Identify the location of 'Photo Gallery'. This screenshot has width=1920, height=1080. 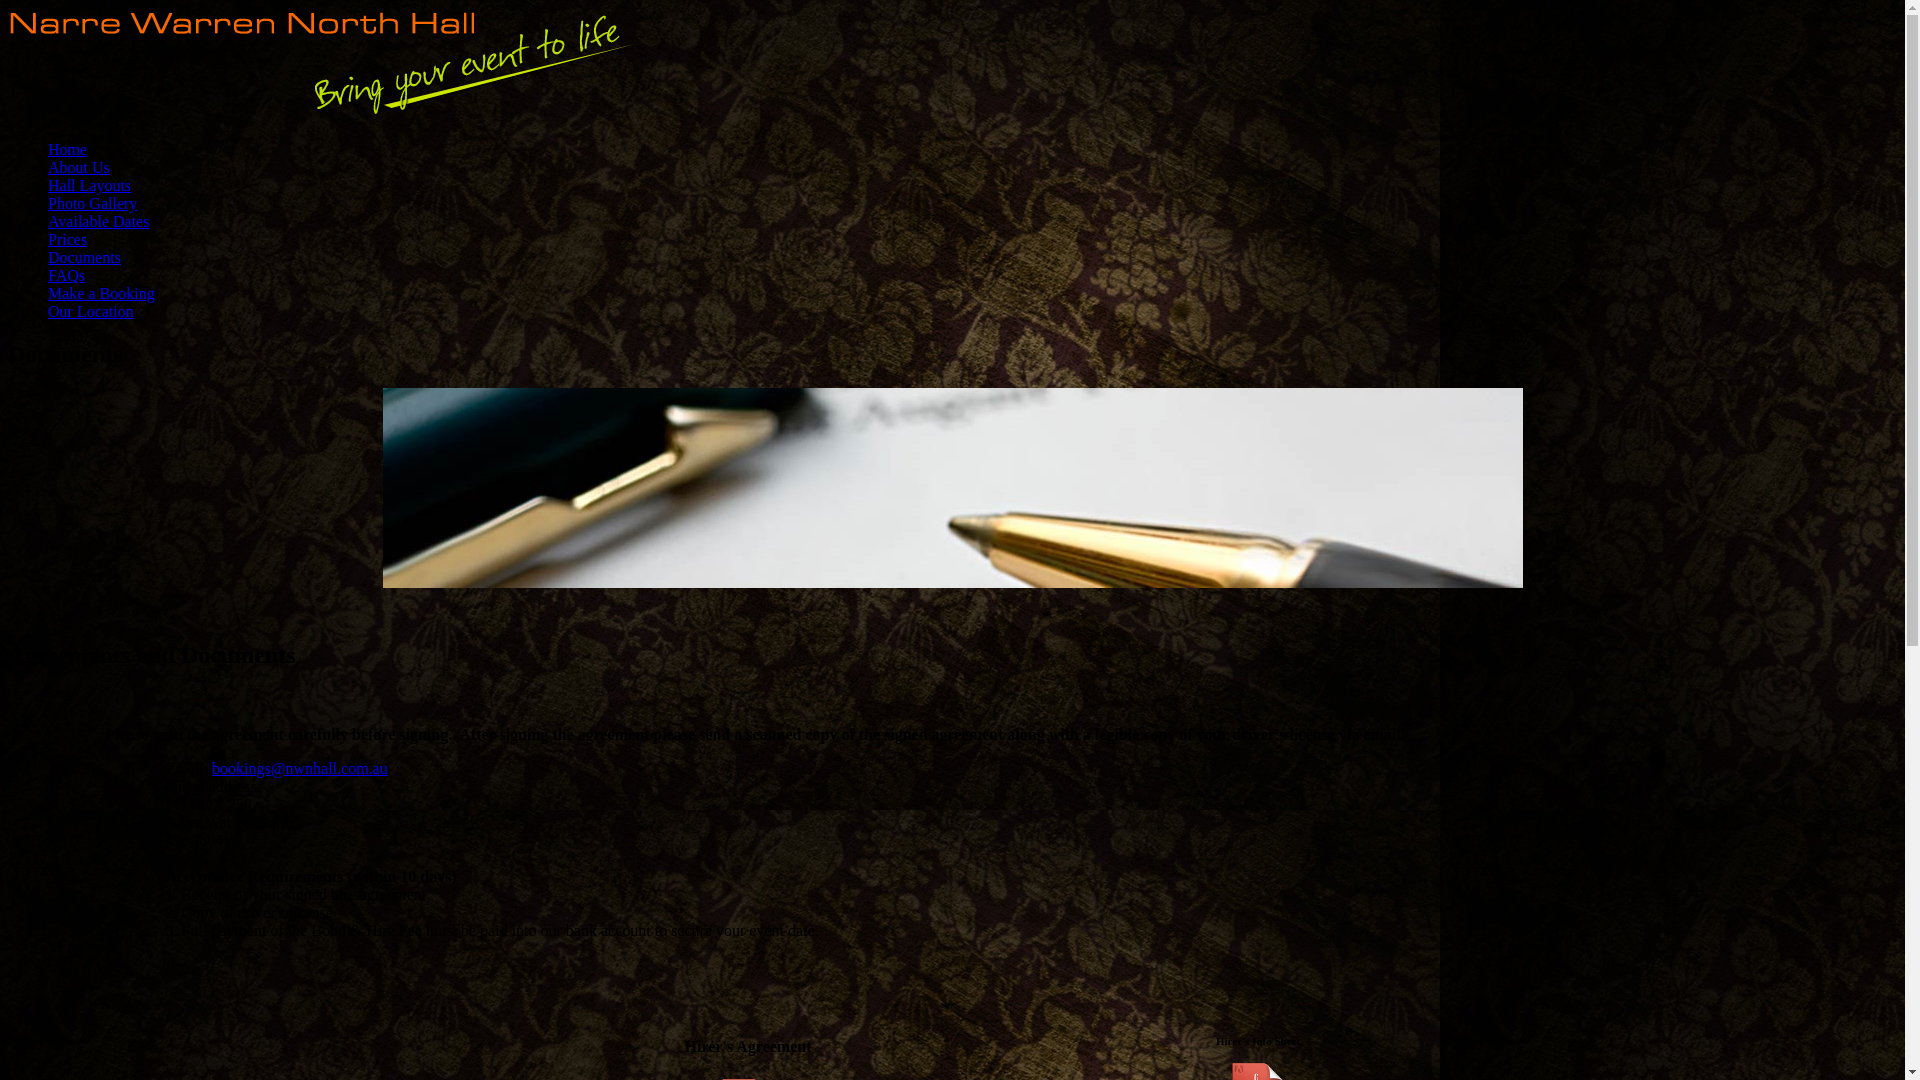
(48, 203).